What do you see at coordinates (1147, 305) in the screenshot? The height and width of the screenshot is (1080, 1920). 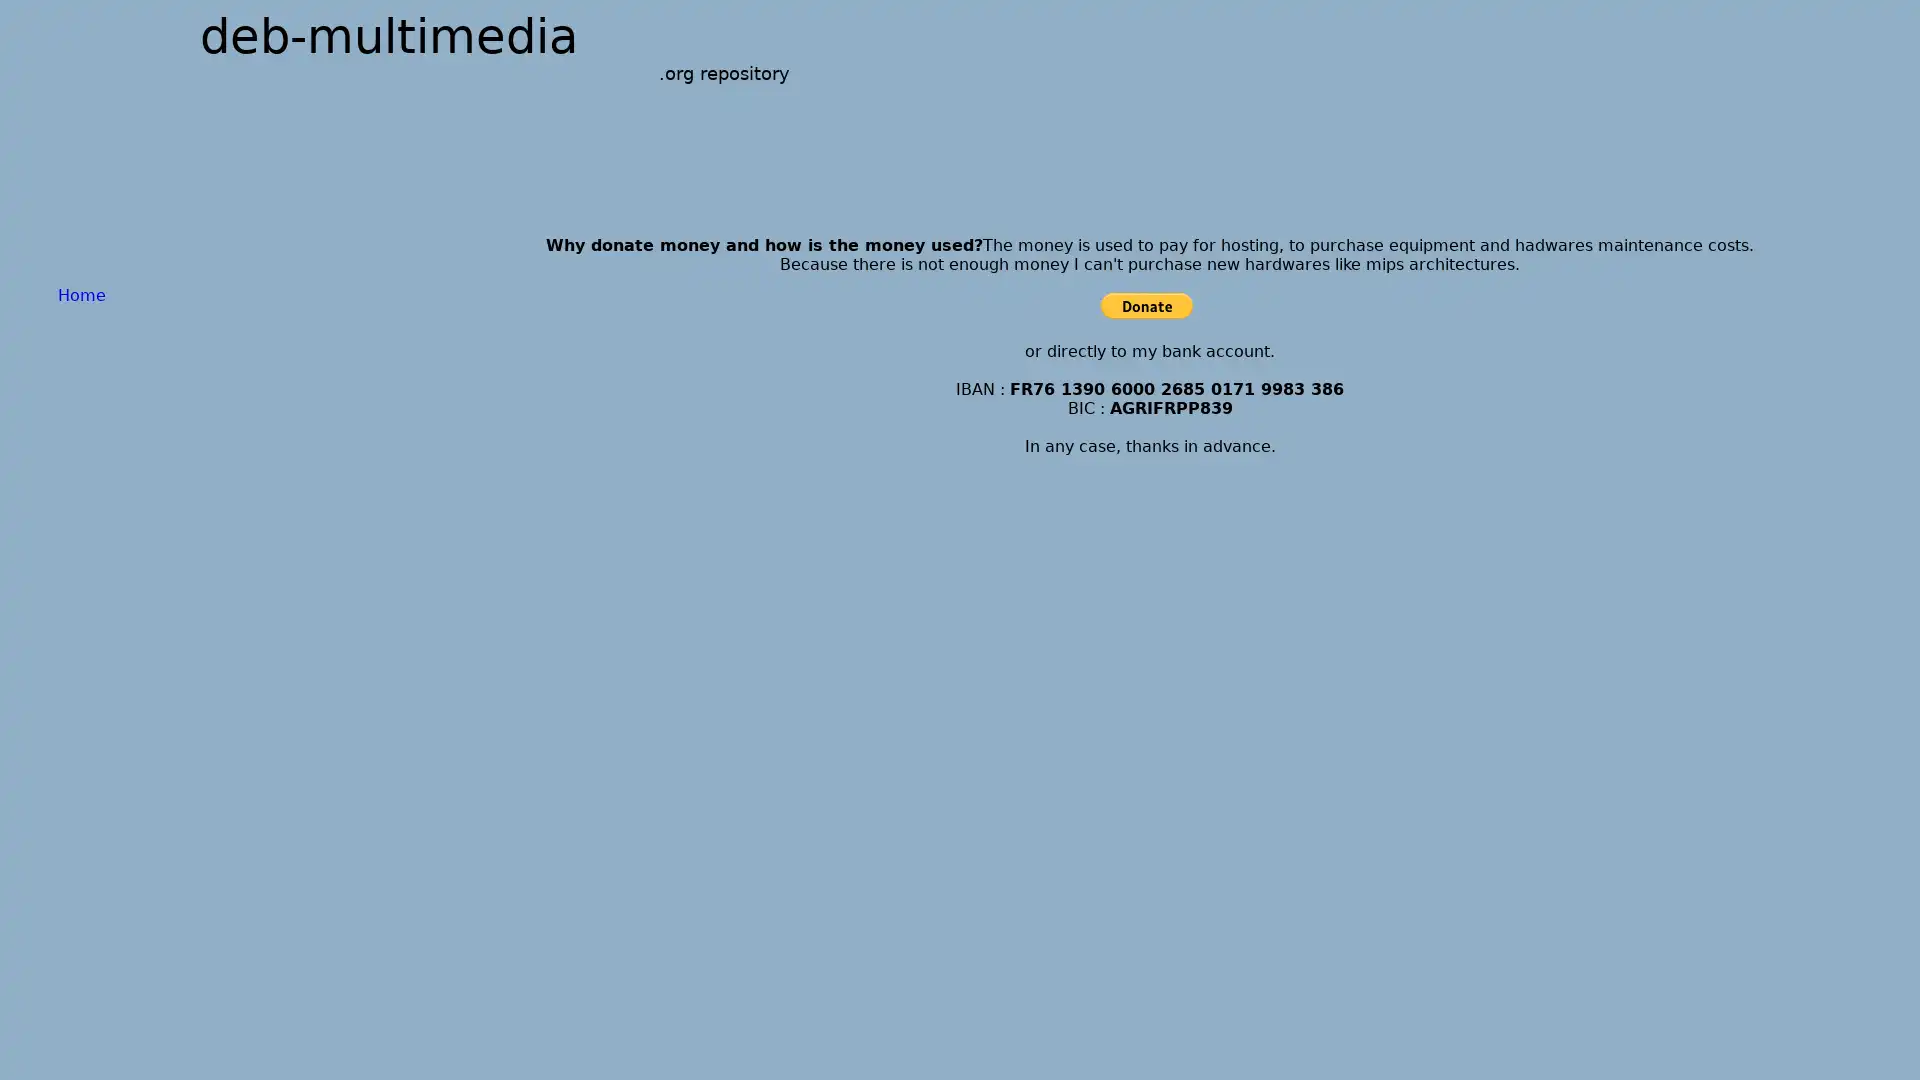 I see `PayPal - The safer, easier way to pay online!` at bounding box center [1147, 305].